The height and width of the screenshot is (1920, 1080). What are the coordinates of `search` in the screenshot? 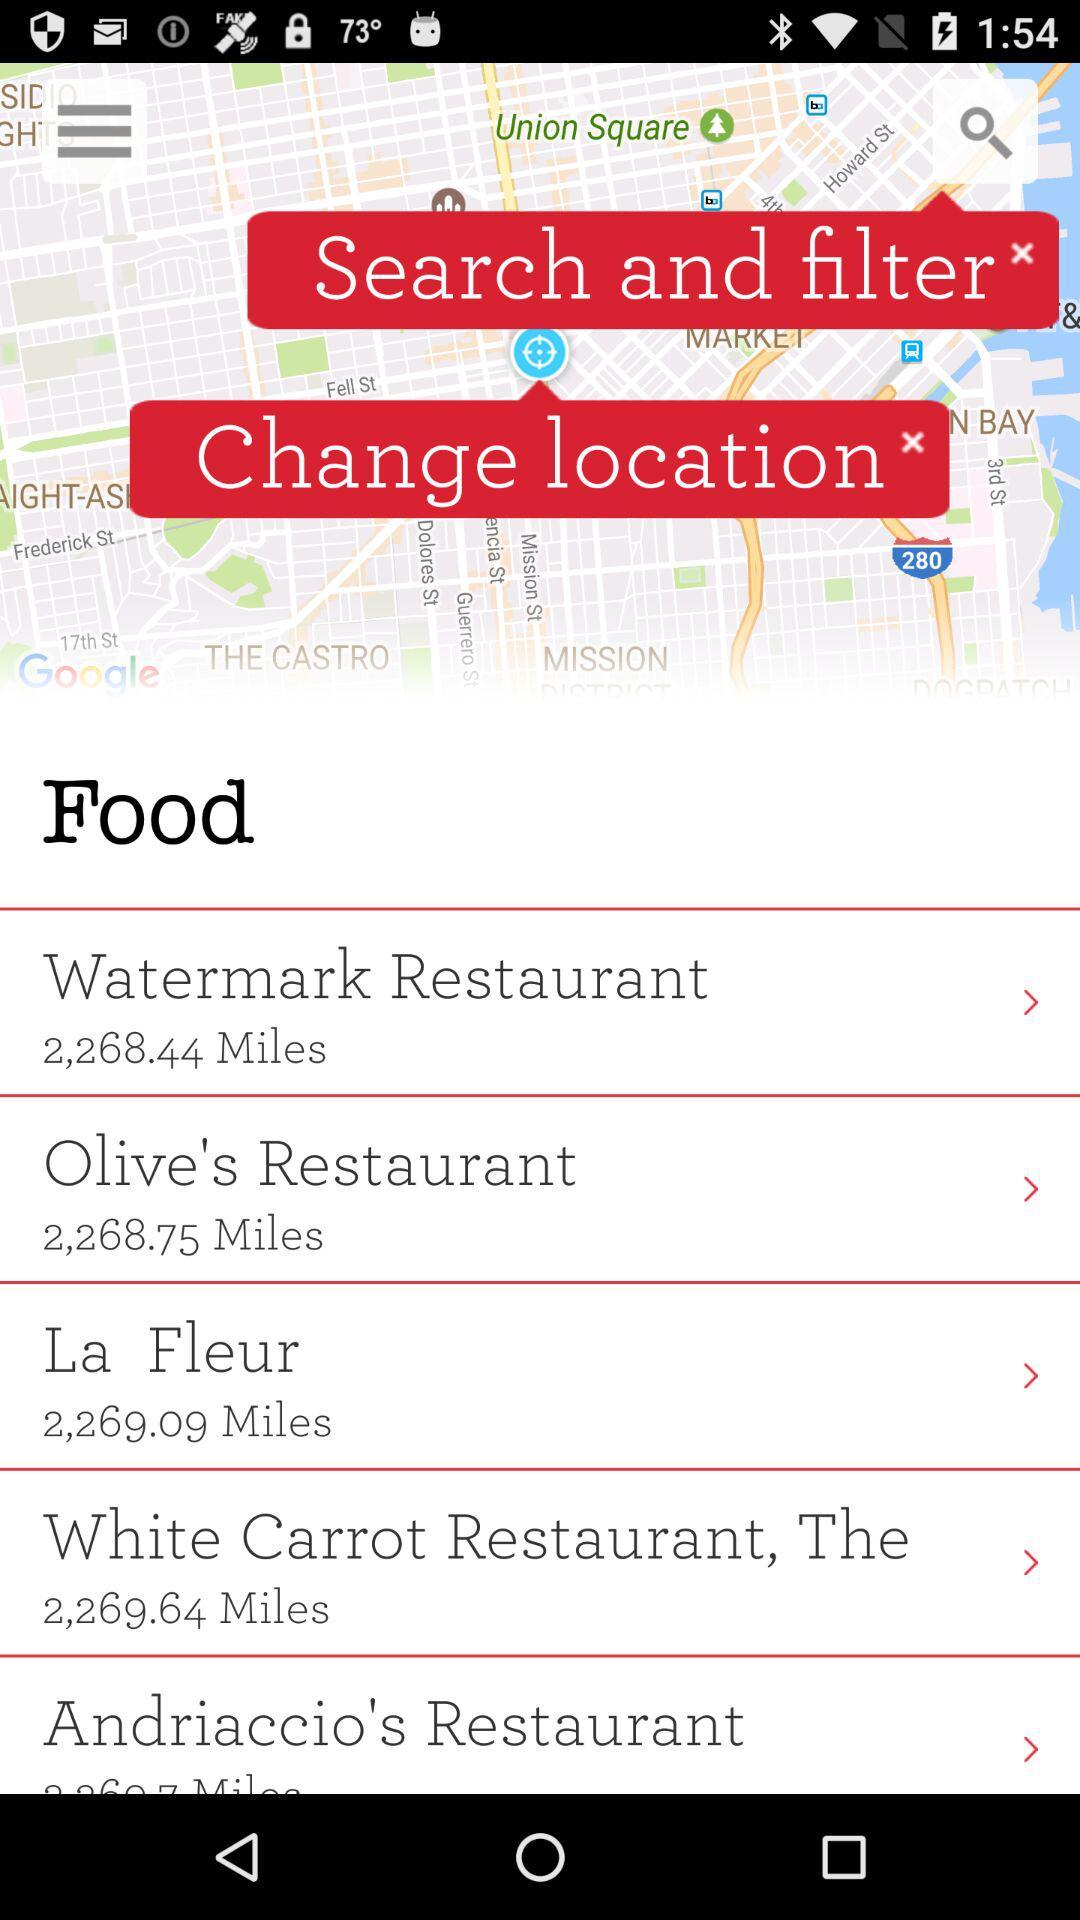 It's located at (984, 130).